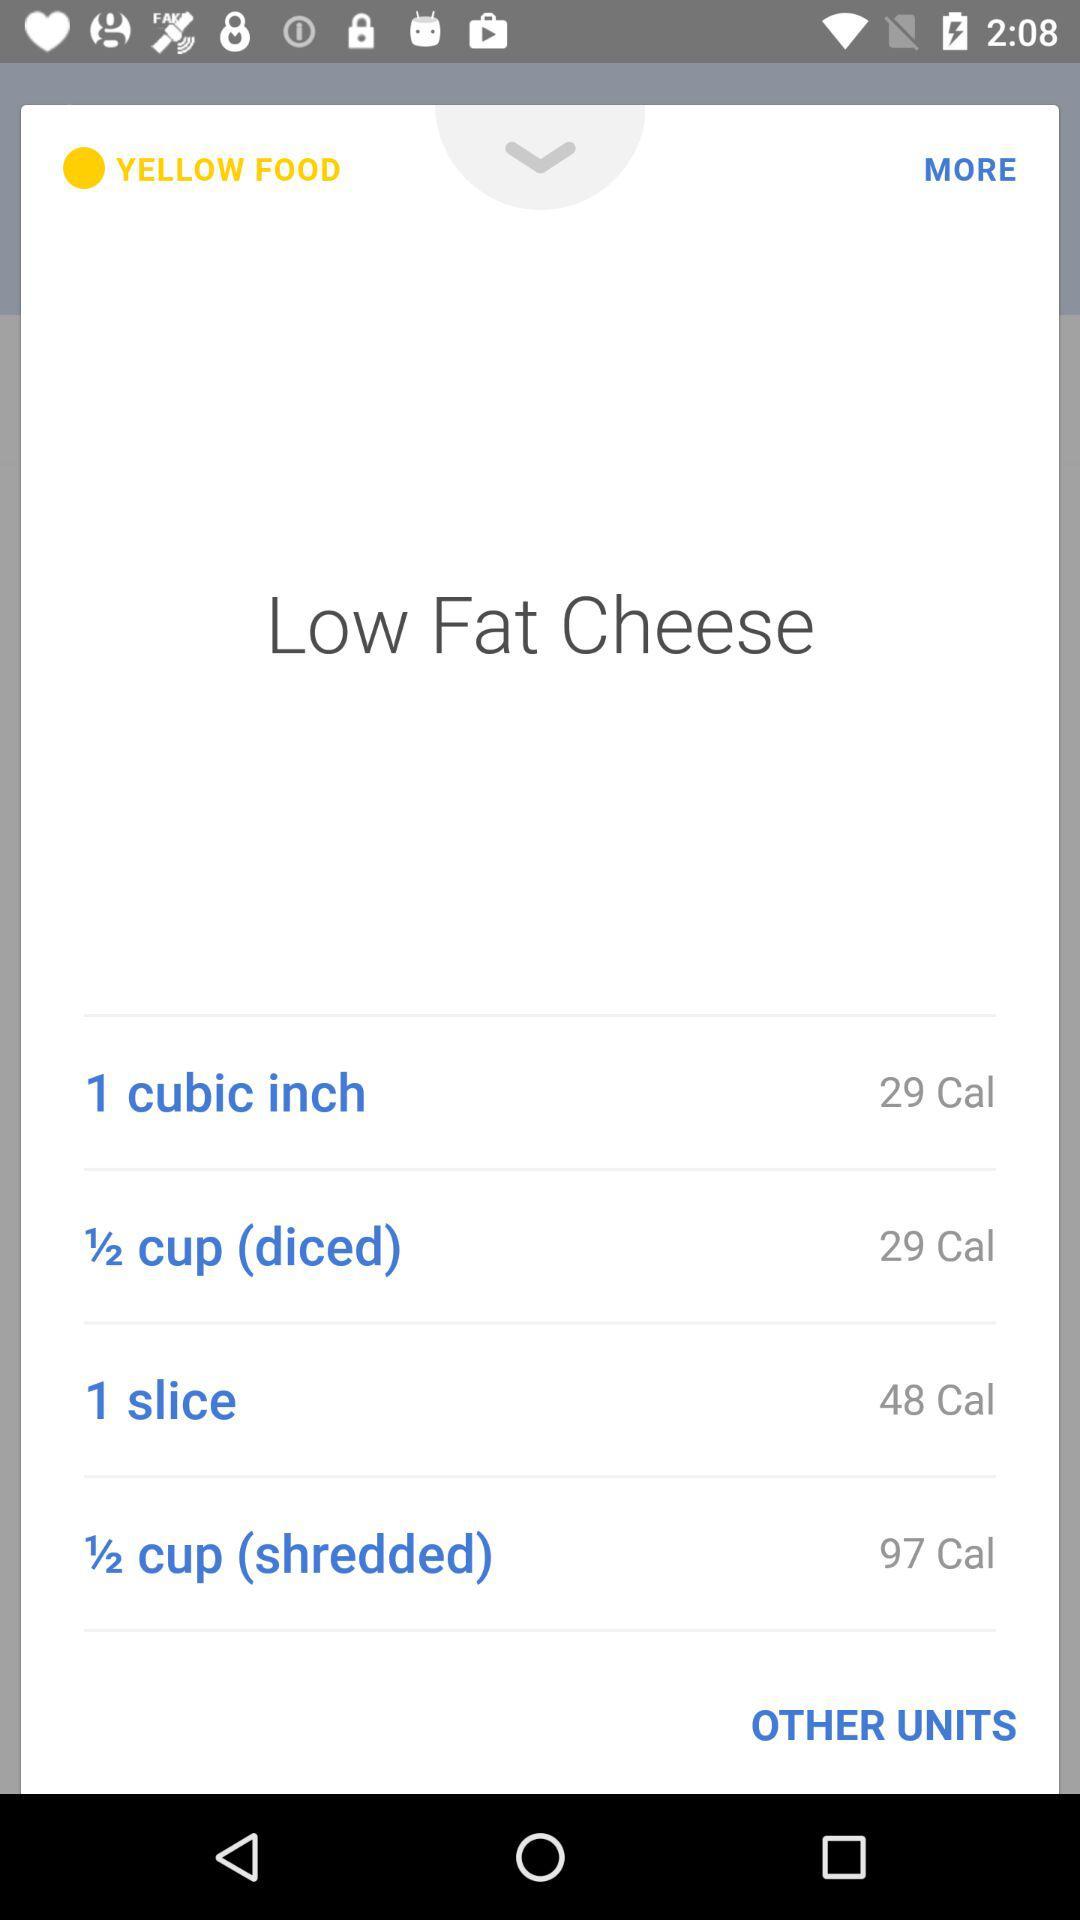  Describe the element at coordinates (540, 156) in the screenshot. I see `the item above the low fat cheese icon` at that location.